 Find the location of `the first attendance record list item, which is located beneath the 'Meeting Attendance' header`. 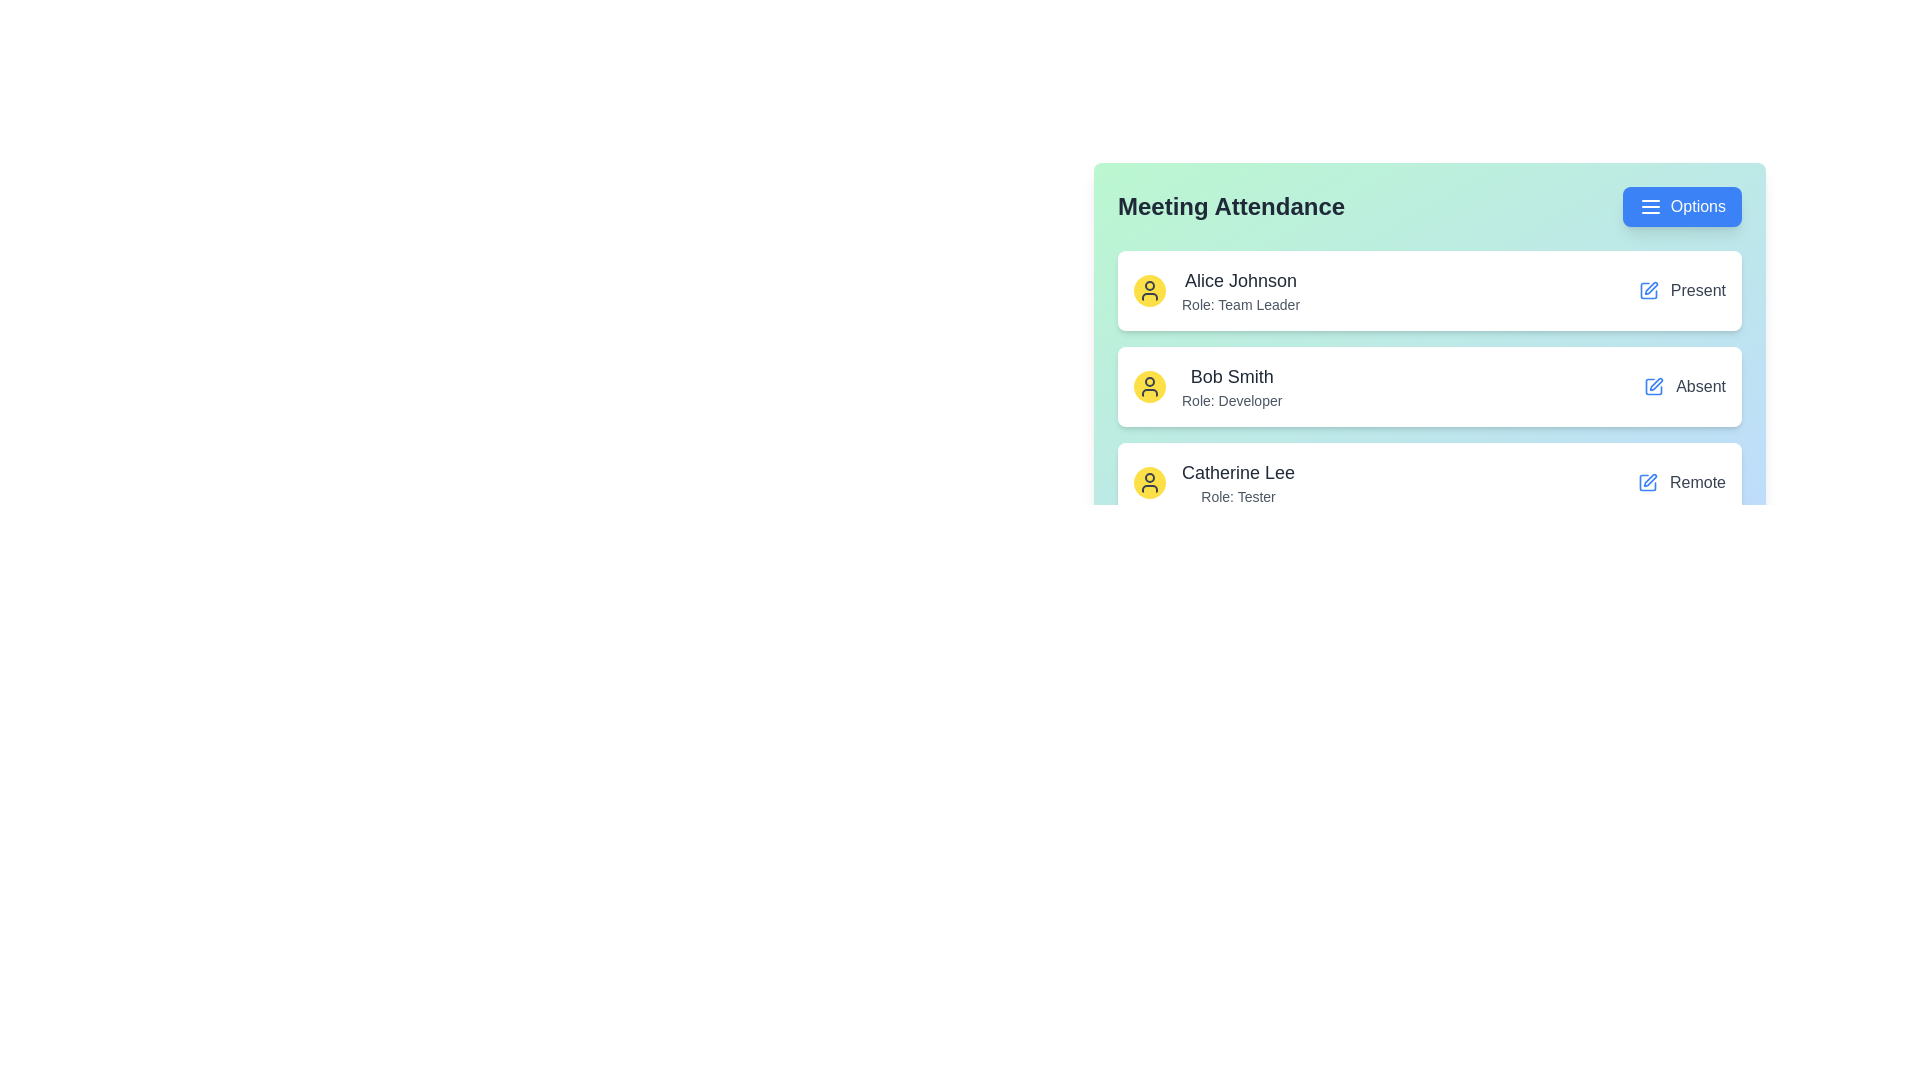

the first attendance record list item, which is located beneath the 'Meeting Attendance' header is located at coordinates (1216, 290).